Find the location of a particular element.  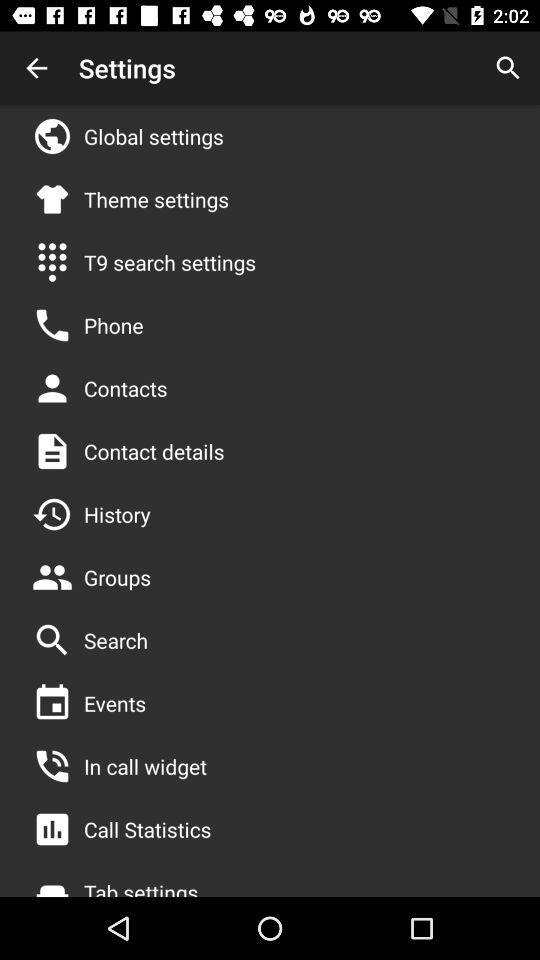

icon above theme settings app is located at coordinates (152, 135).